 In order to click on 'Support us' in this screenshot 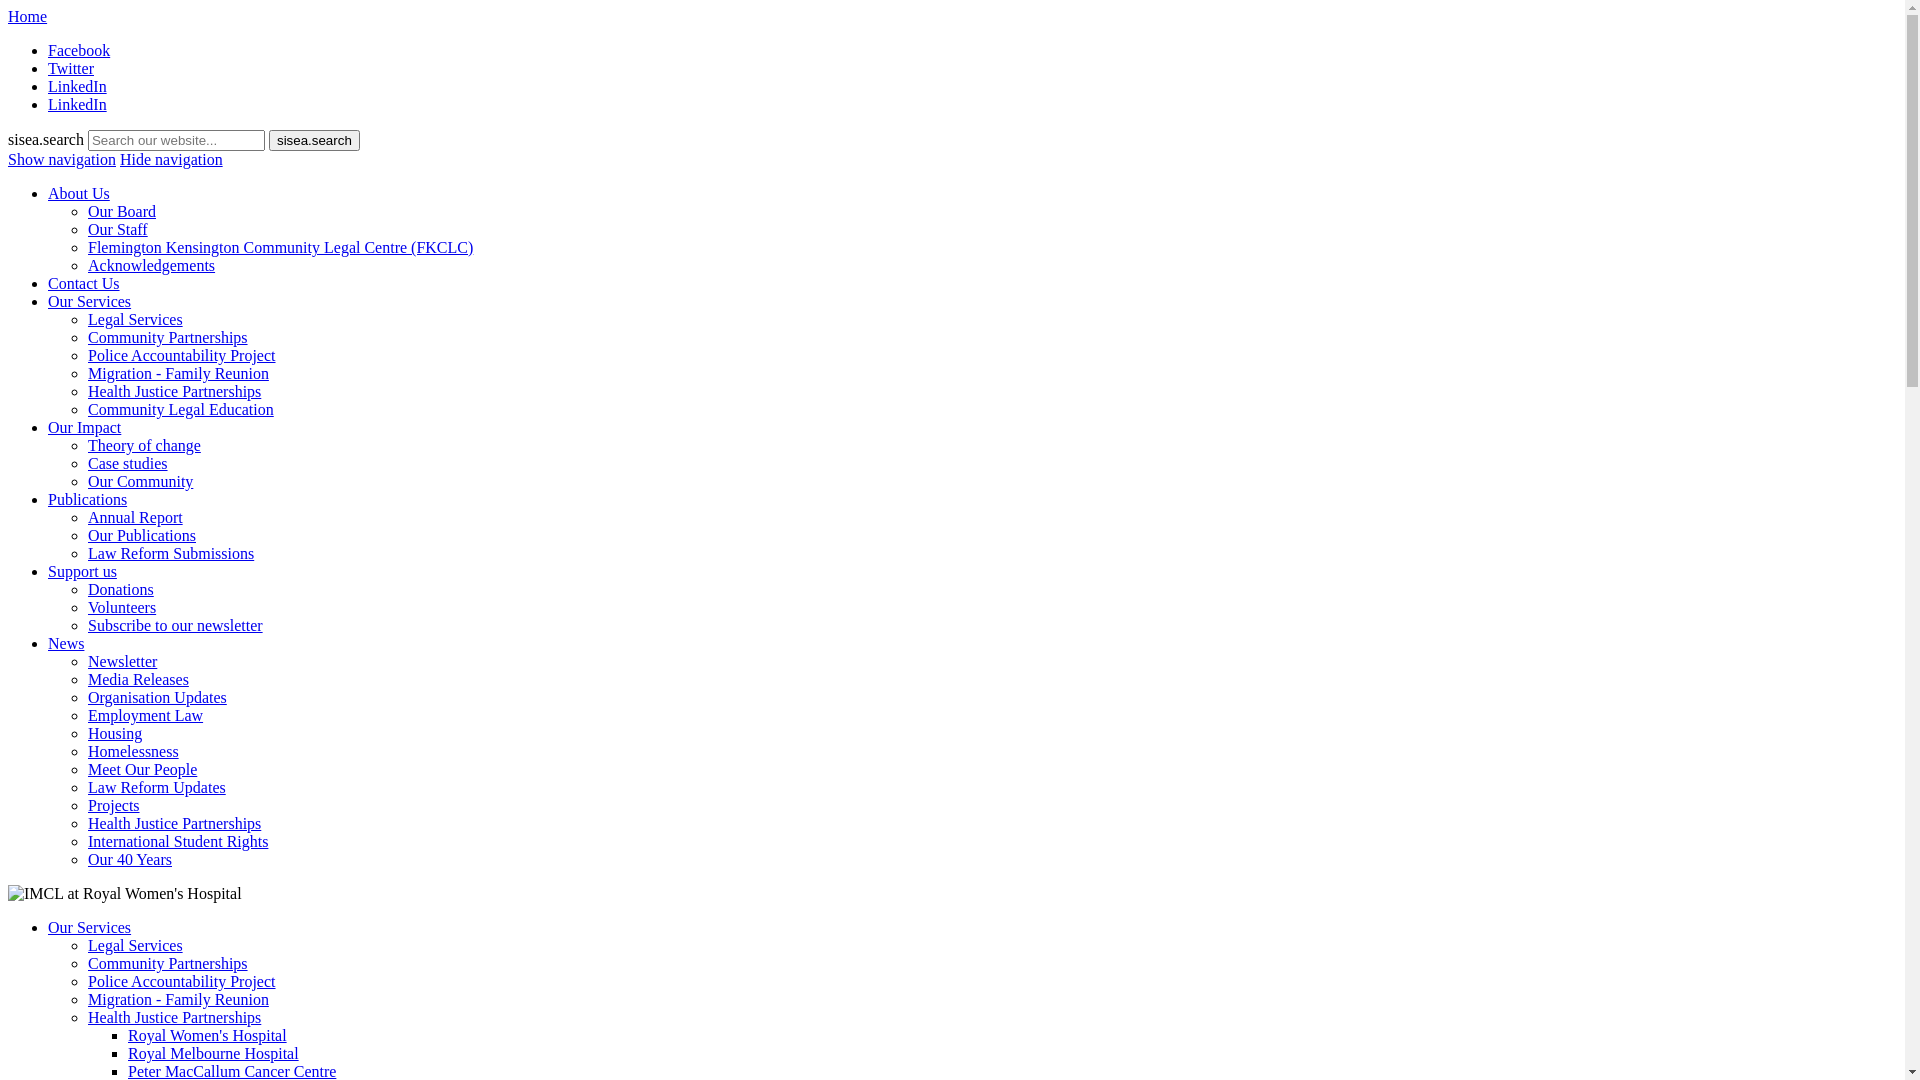, I will do `click(81, 571)`.